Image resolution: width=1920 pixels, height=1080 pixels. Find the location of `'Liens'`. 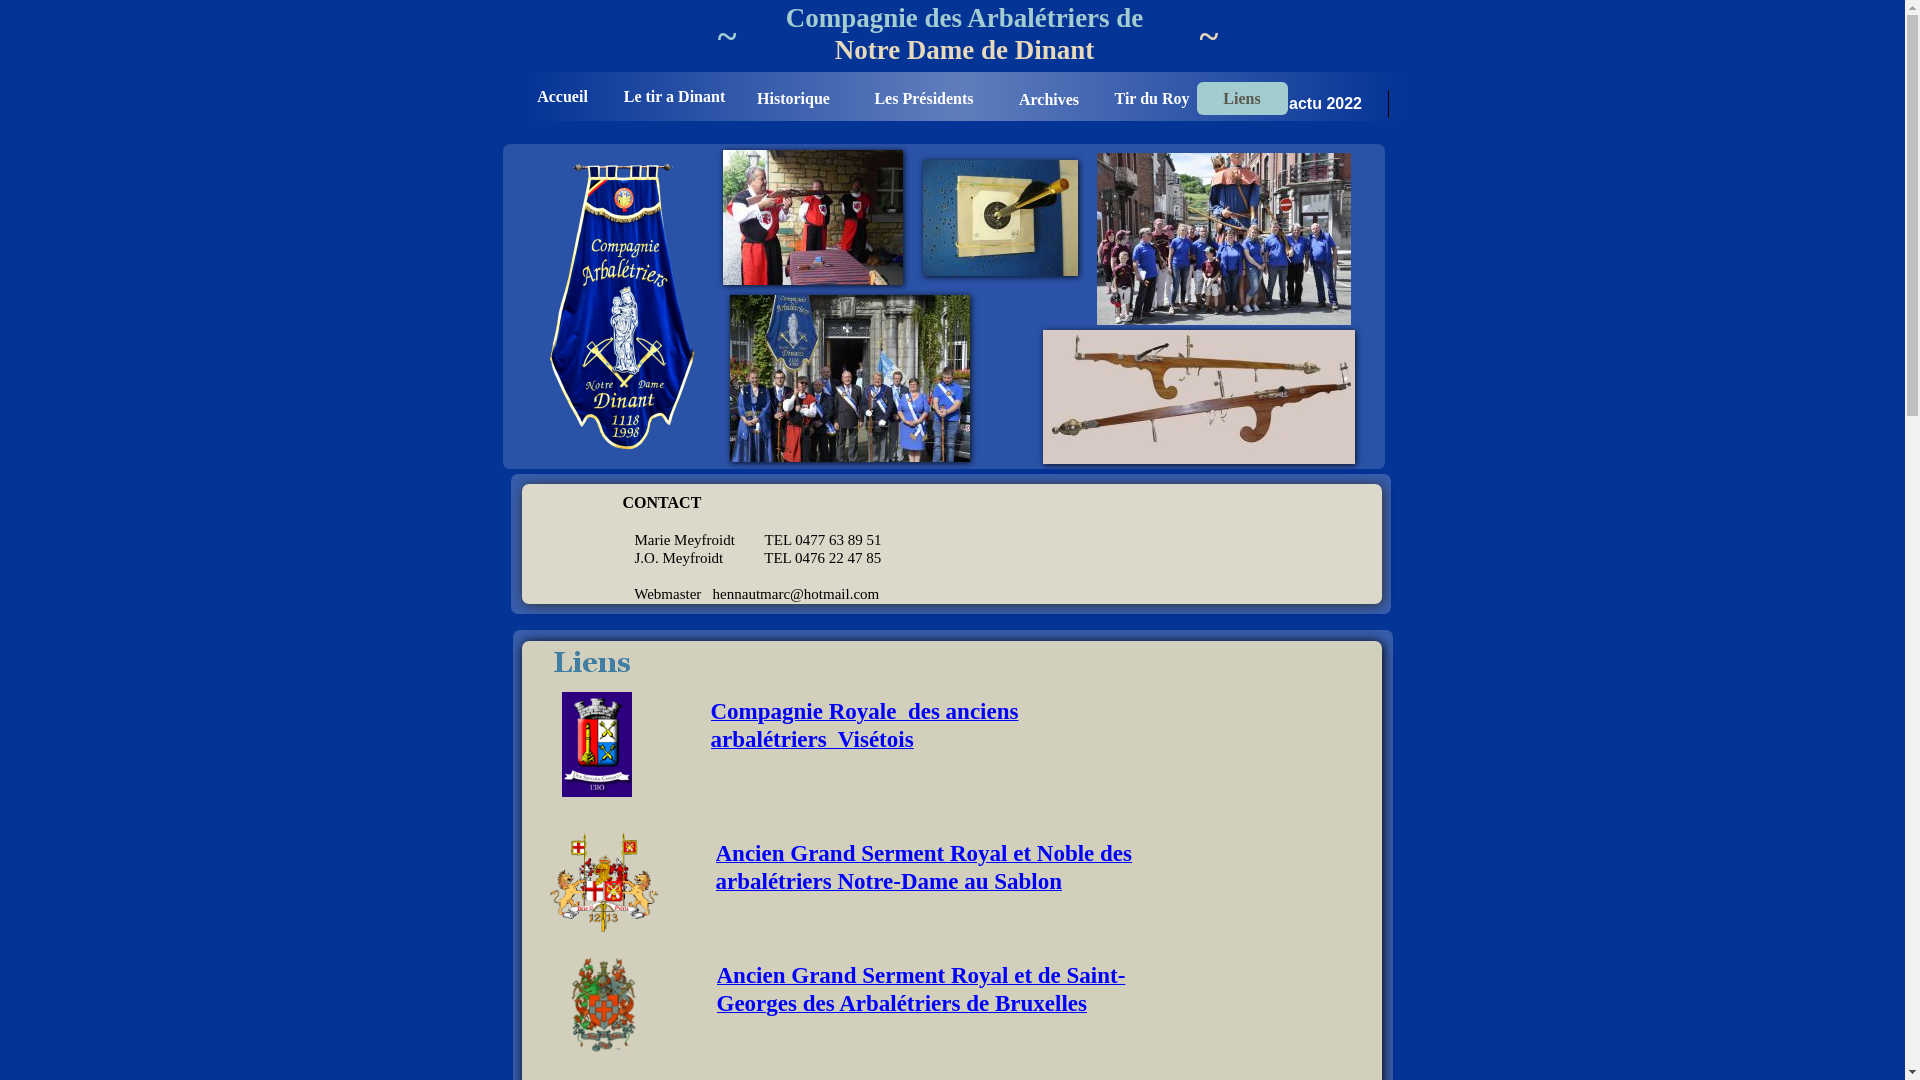

'Liens' is located at coordinates (1240, 98).